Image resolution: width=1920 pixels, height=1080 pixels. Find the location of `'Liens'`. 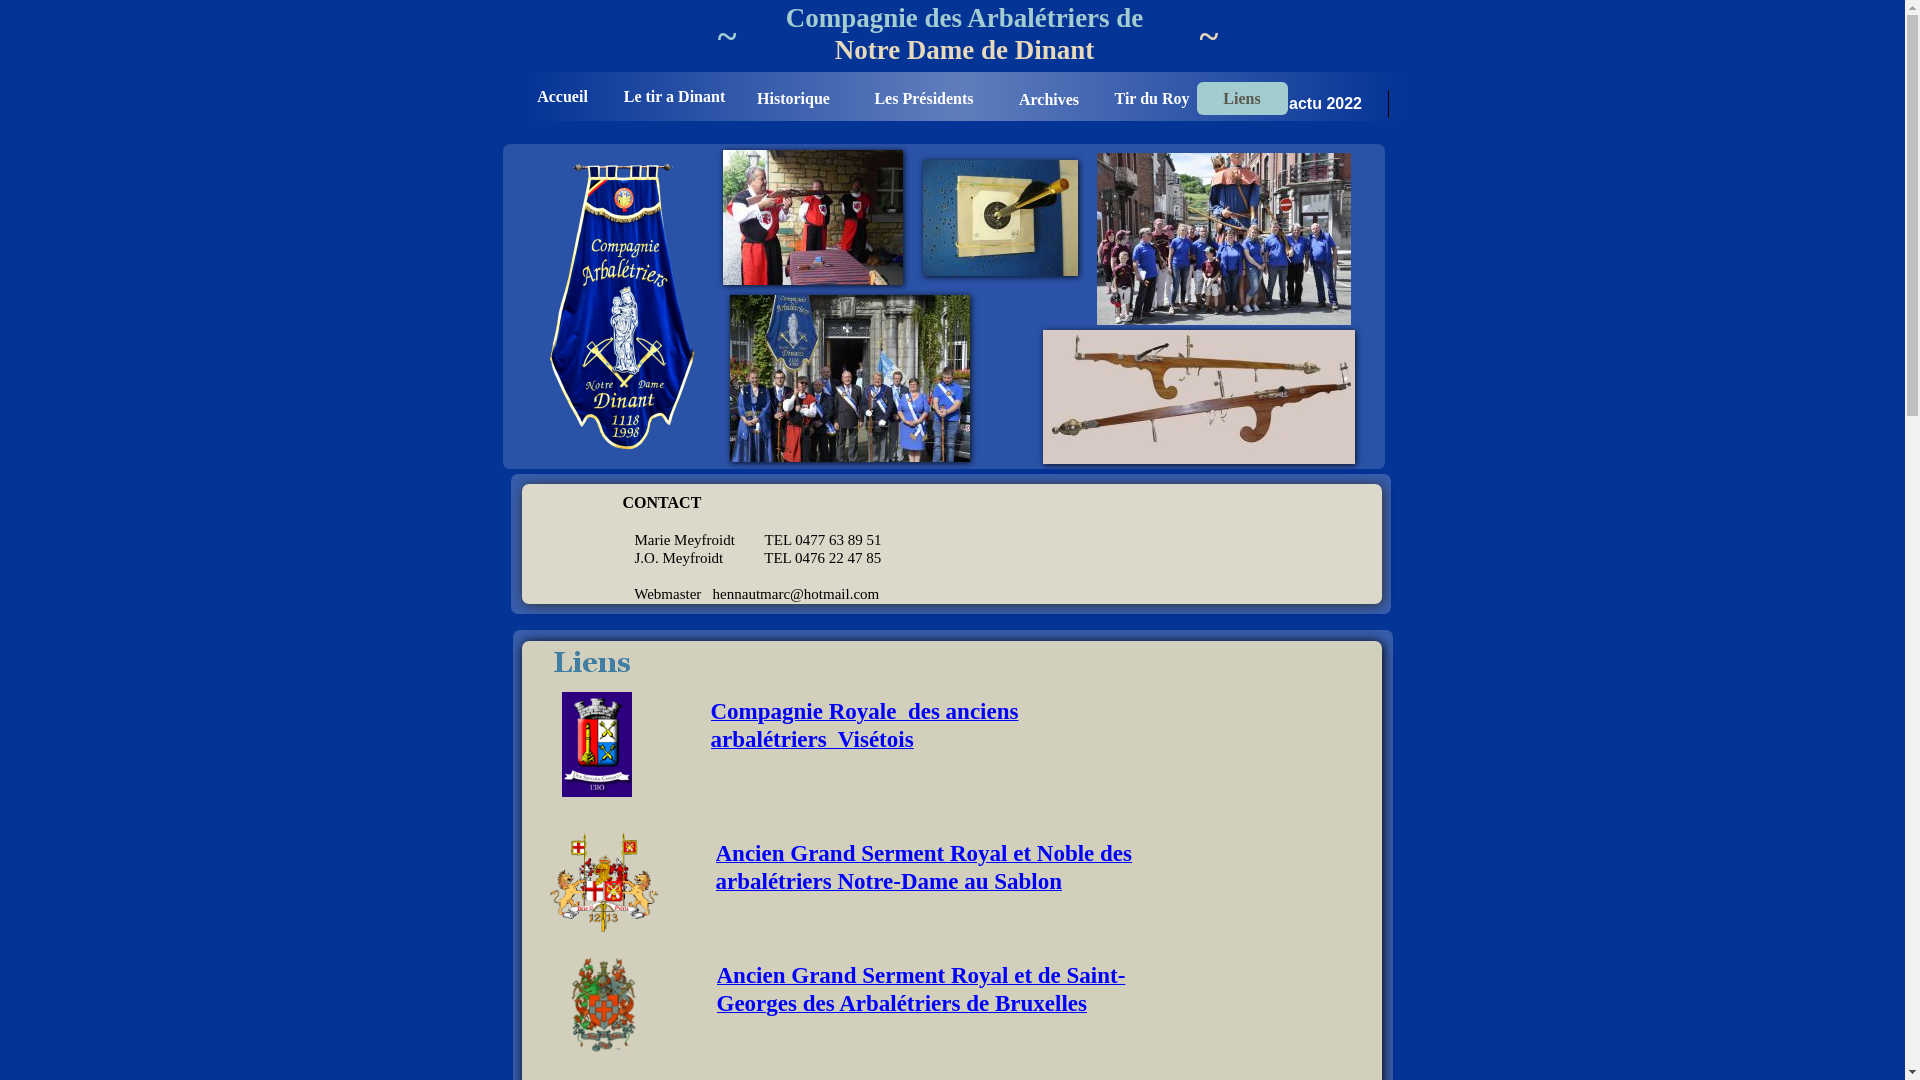

'Liens' is located at coordinates (1240, 98).